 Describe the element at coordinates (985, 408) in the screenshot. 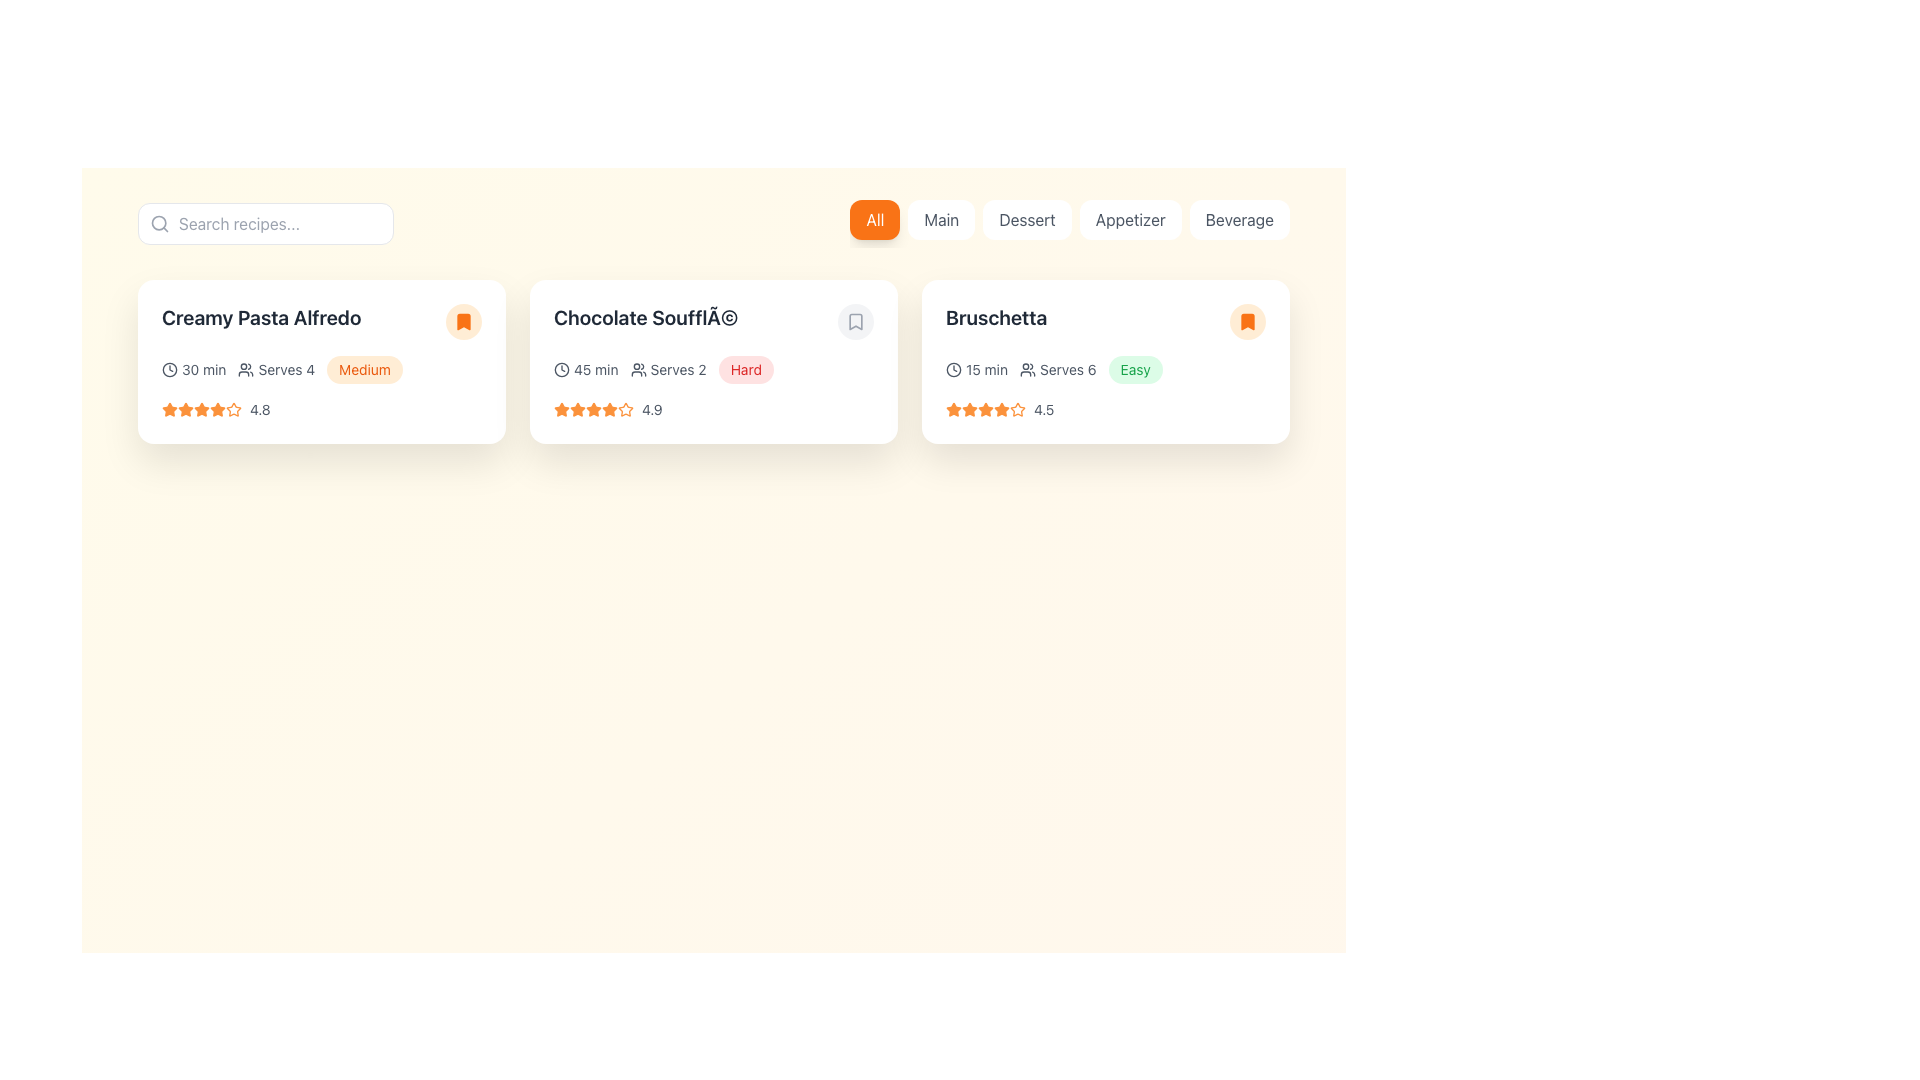

I see `the filled orange star icon, which is the fourth in a sequence of five stars representing a rating for 'Bruschetta'` at that location.